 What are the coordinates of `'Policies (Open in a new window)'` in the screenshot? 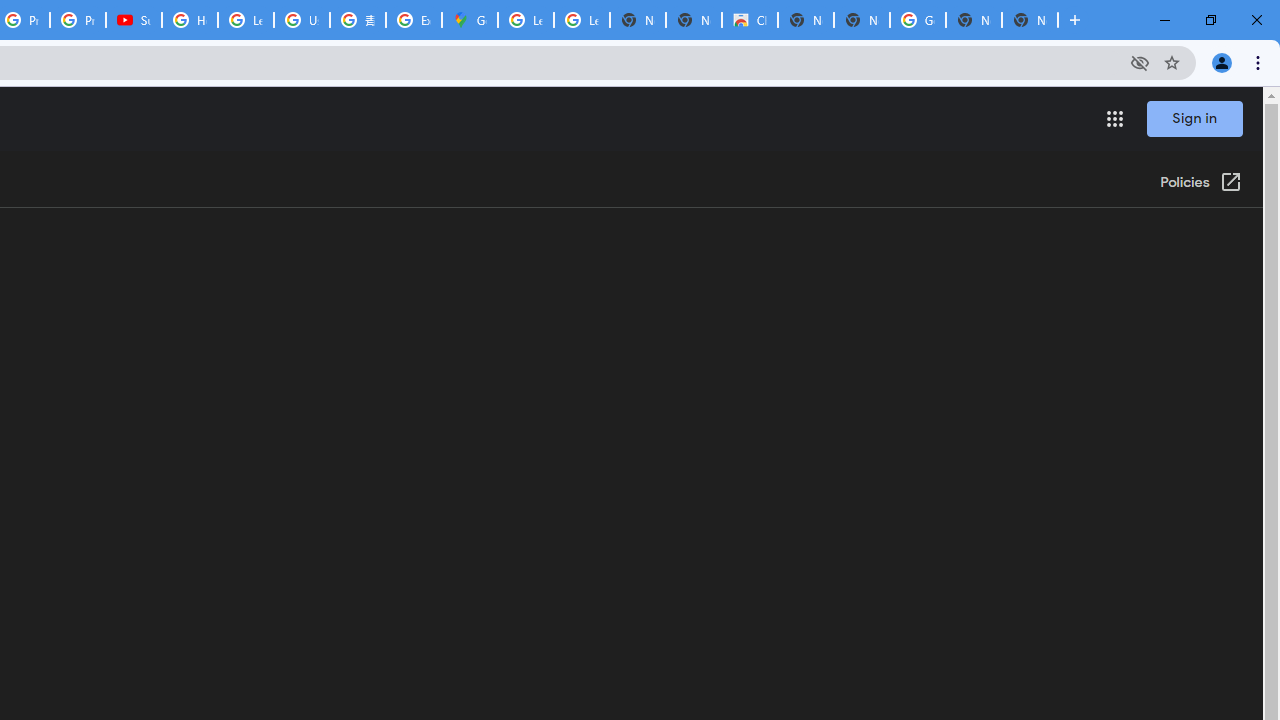 It's located at (1200, 183).